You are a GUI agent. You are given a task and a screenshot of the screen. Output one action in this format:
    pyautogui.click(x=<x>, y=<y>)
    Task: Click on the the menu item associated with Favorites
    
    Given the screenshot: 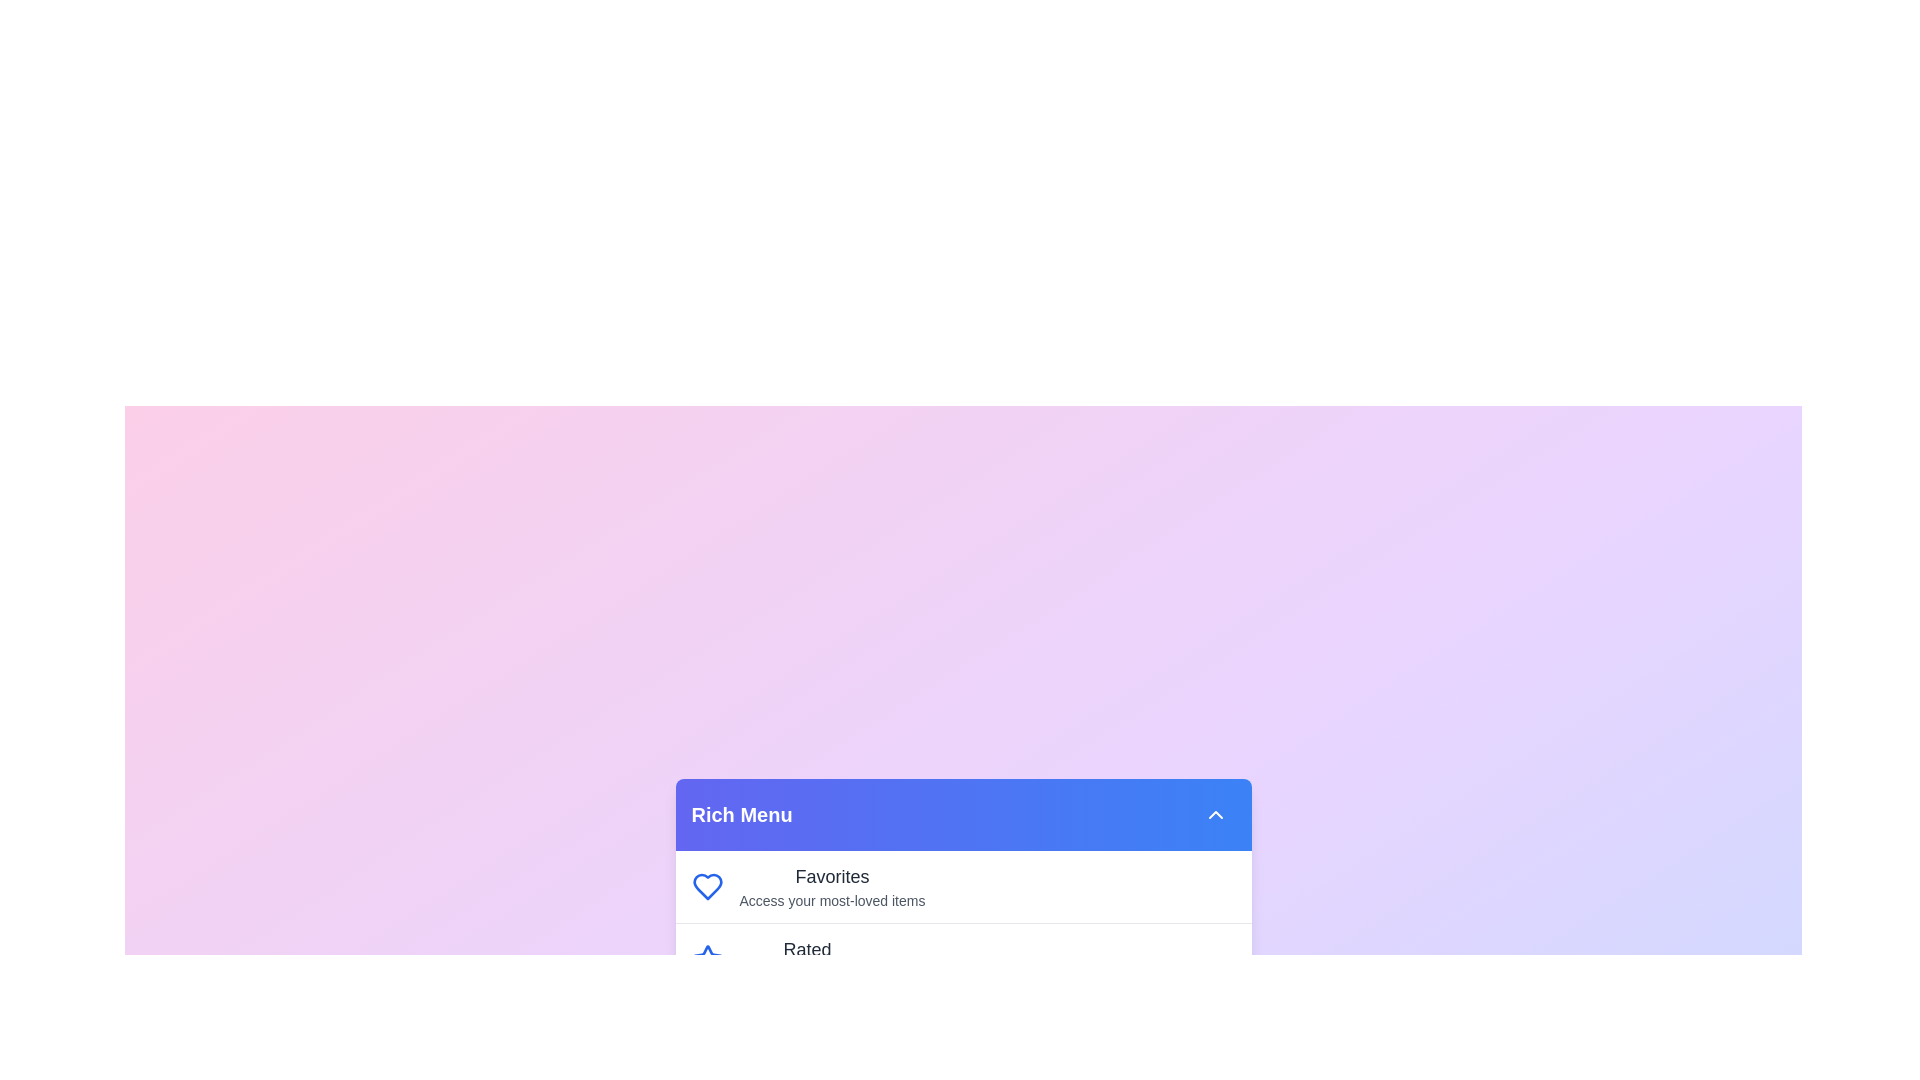 What is the action you would take?
    pyautogui.click(x=707, y=886)
    